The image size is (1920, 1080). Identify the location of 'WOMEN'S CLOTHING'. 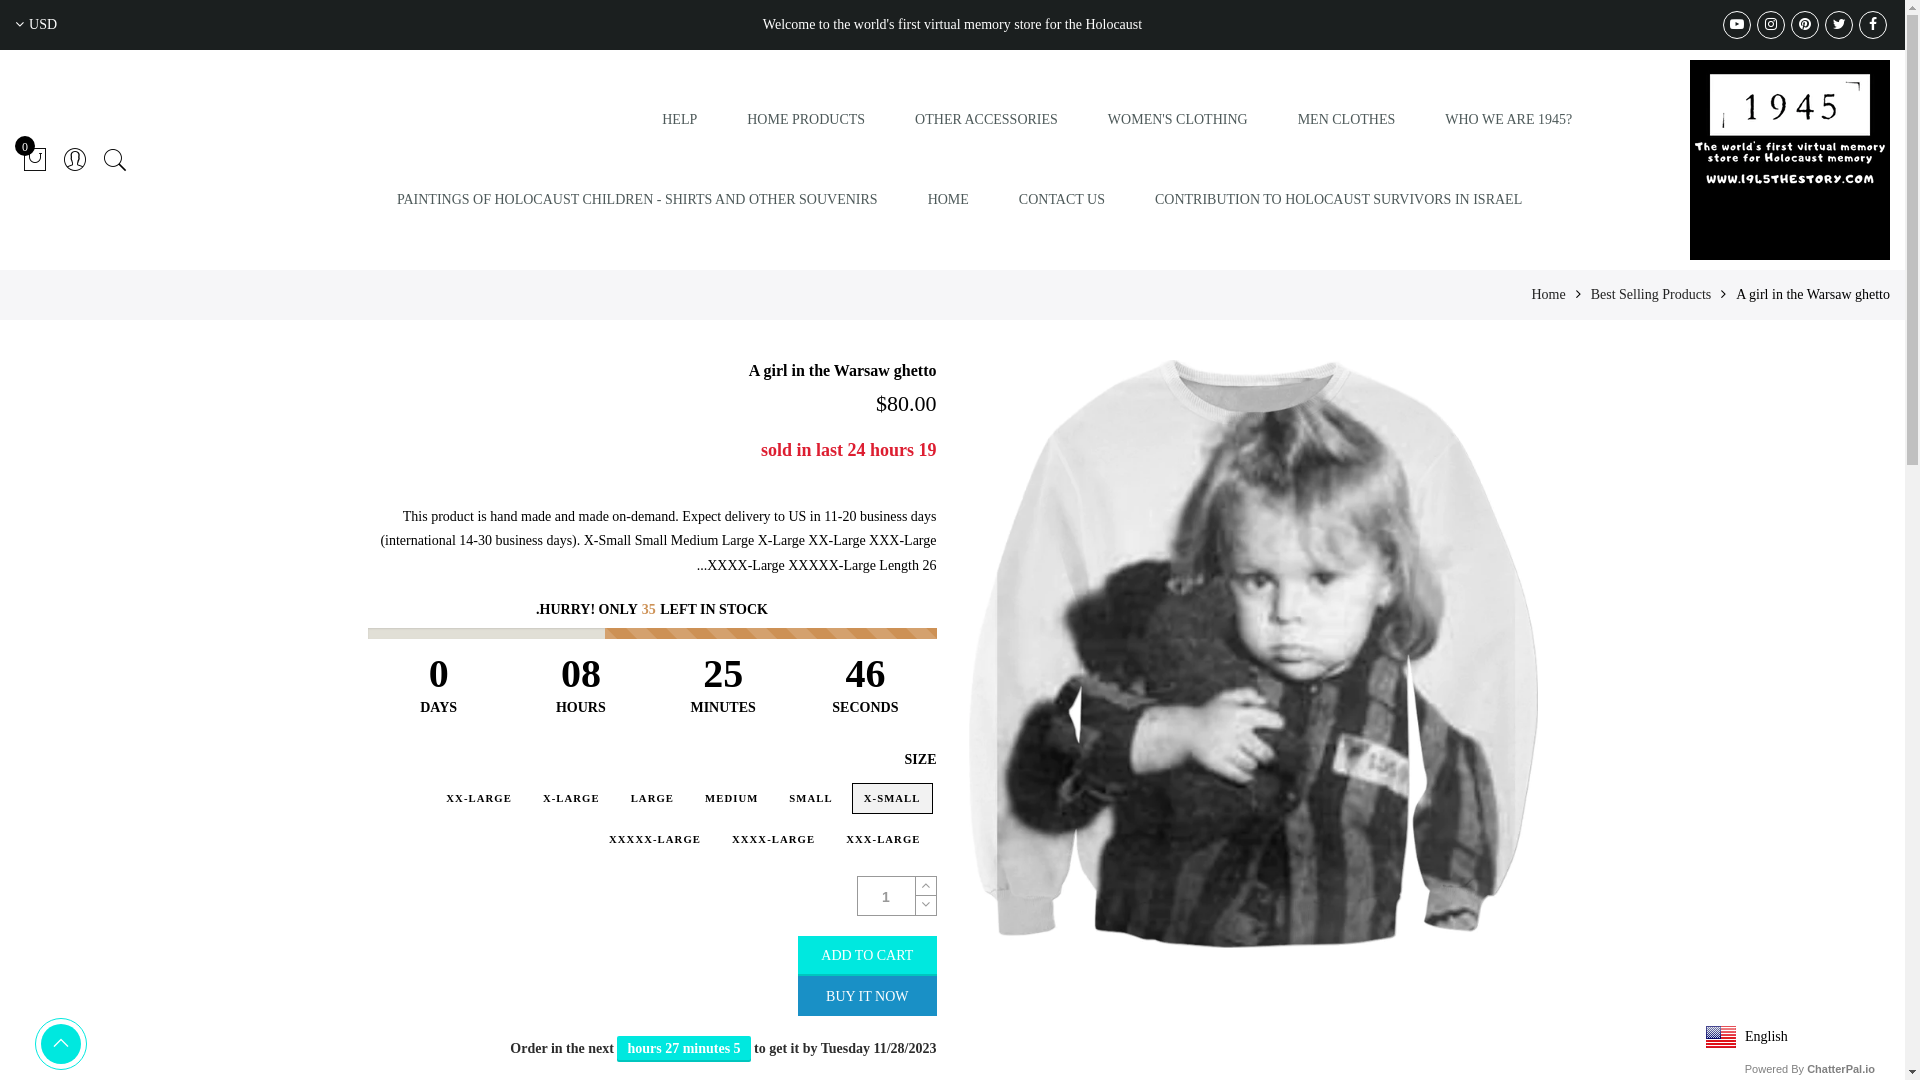
(1177, 119).